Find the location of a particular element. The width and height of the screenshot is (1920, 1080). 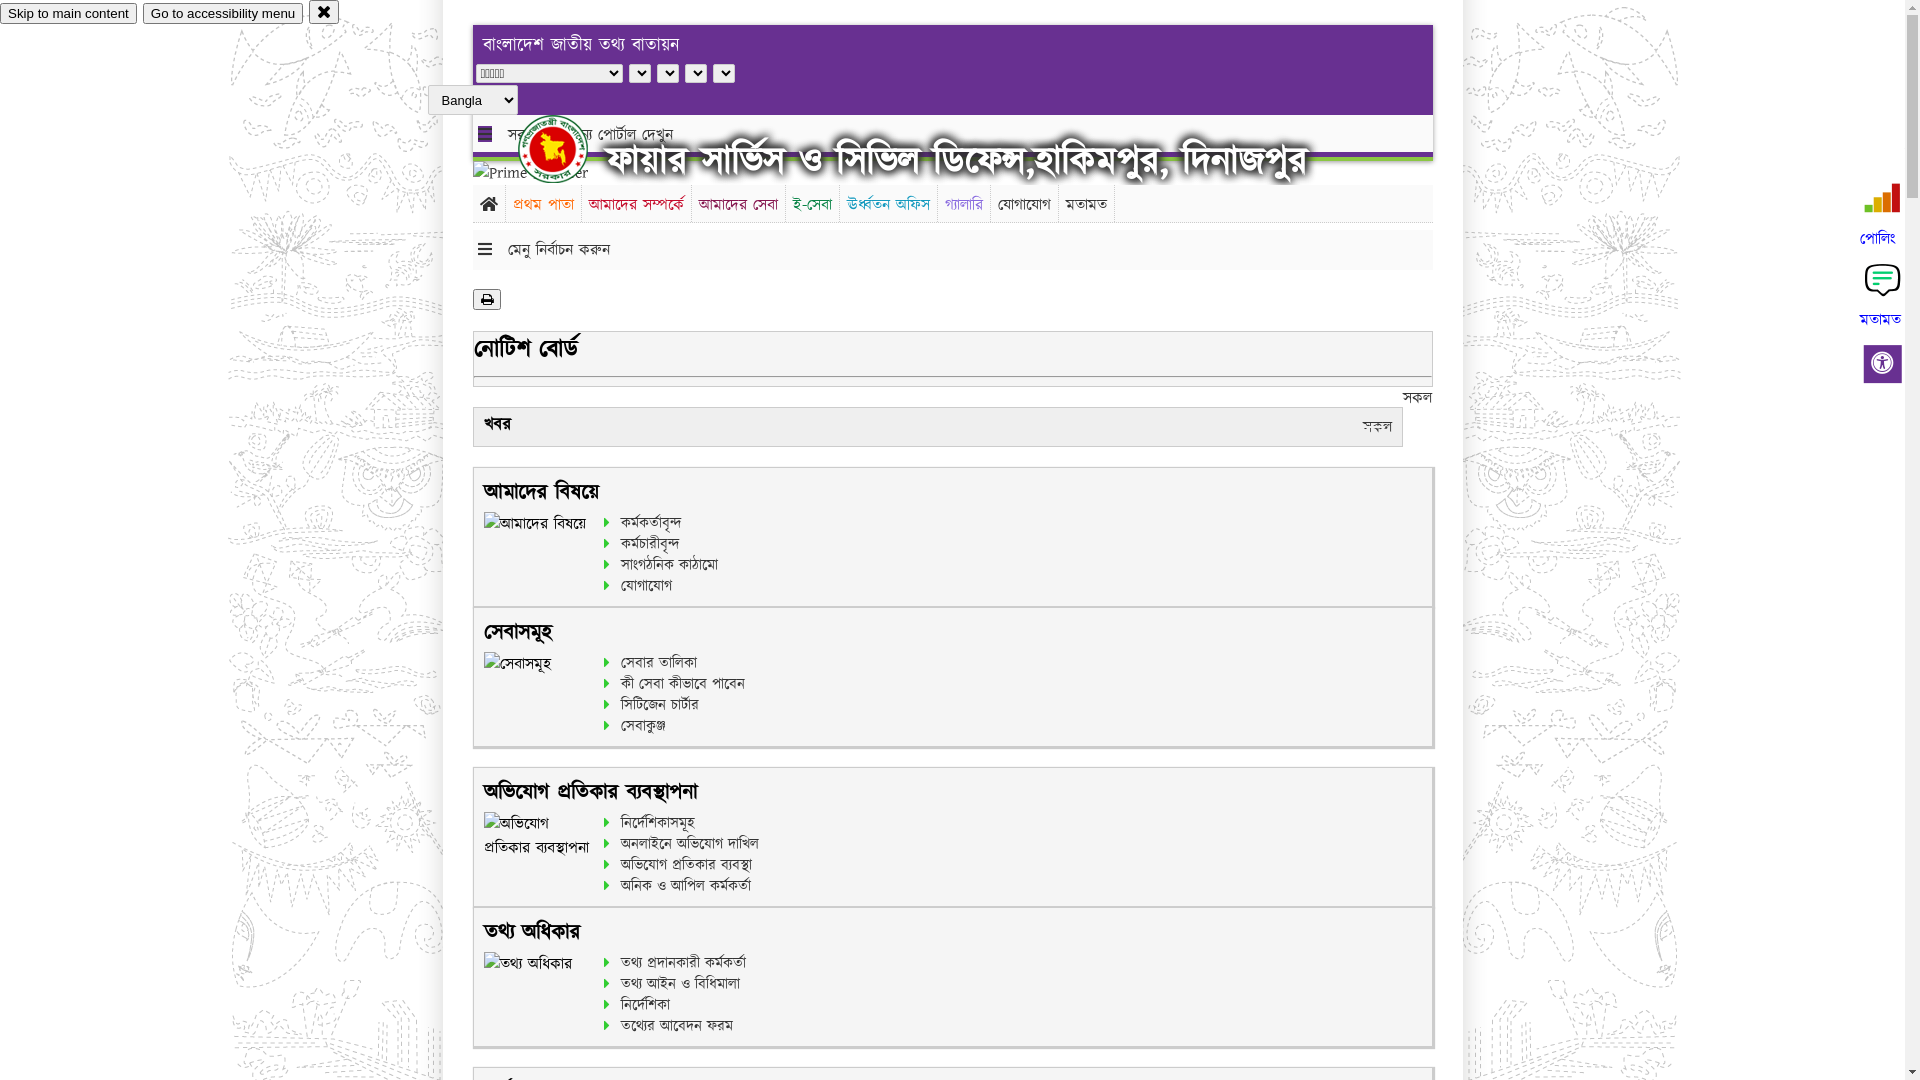

'Go to accessibility menu' is located at coordinates (222, 13).